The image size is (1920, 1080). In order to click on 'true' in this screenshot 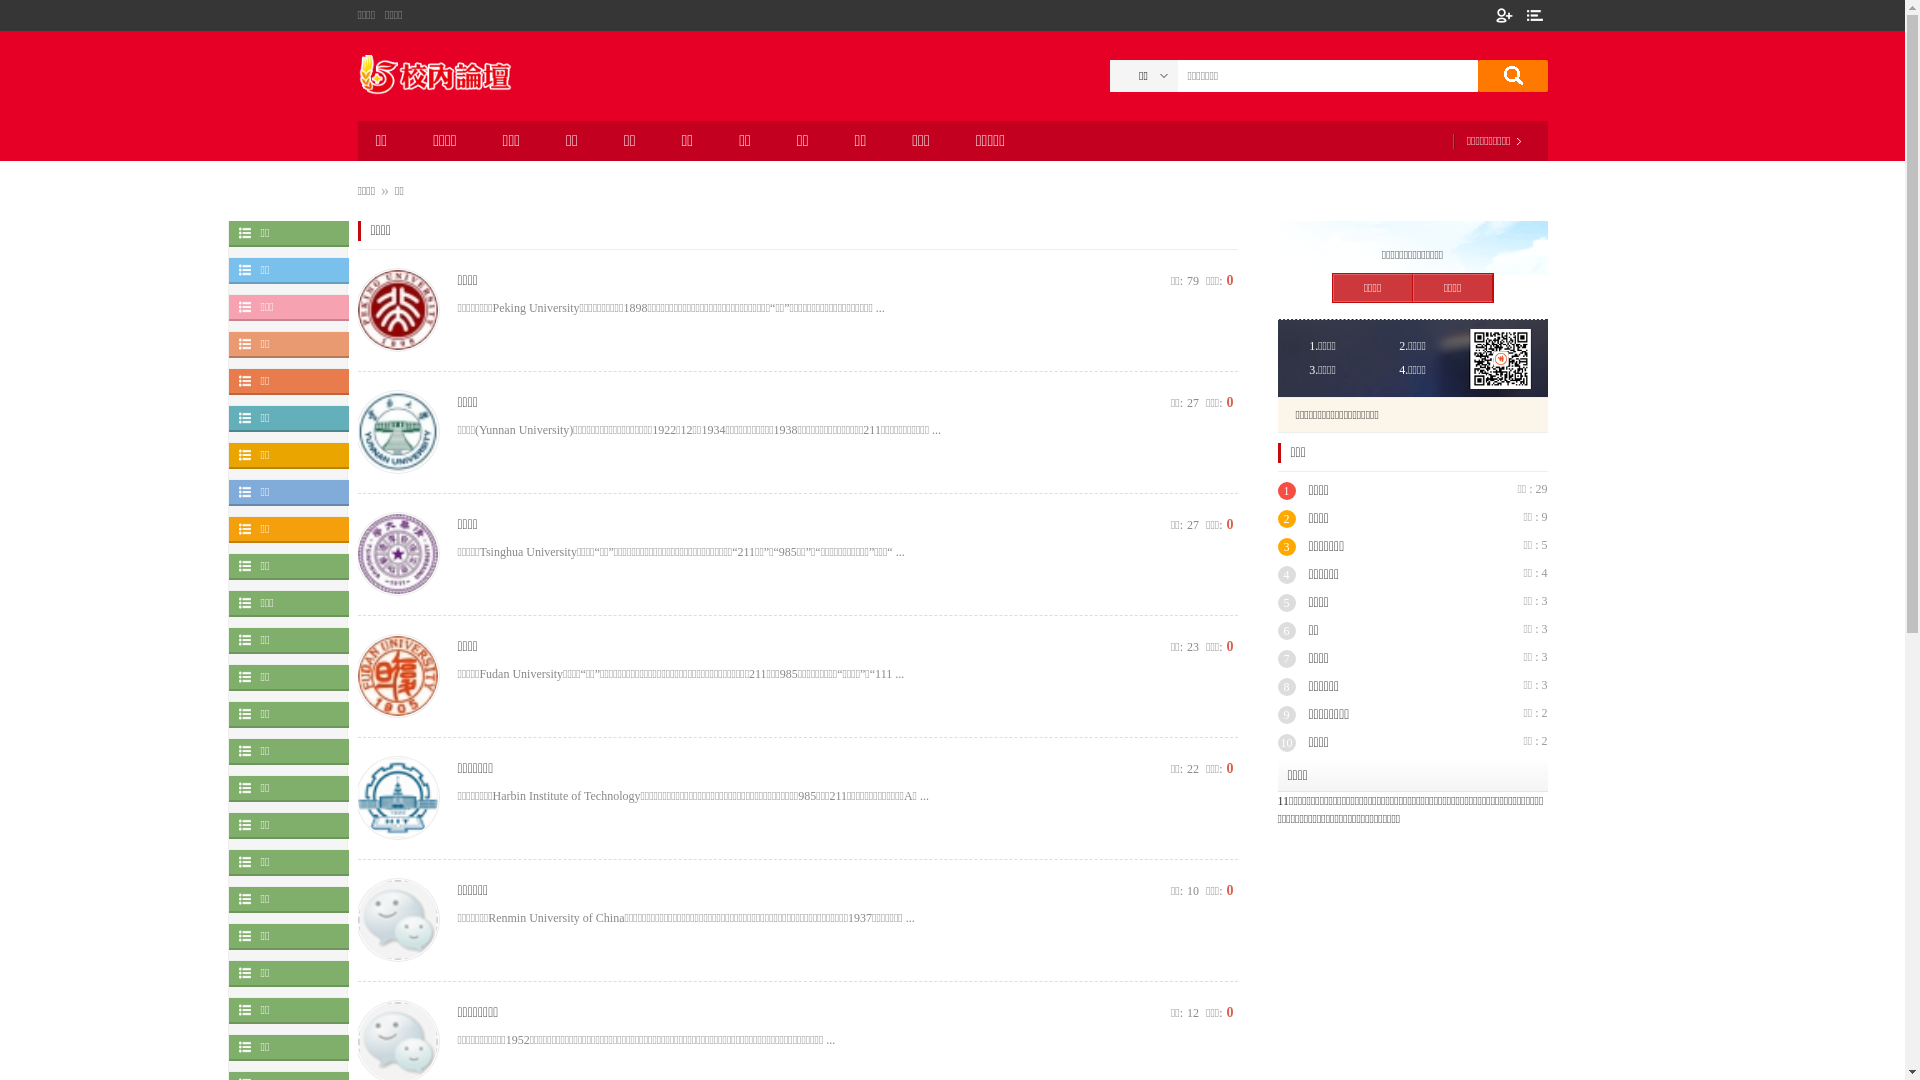, I will do `click(1512, 75)`.